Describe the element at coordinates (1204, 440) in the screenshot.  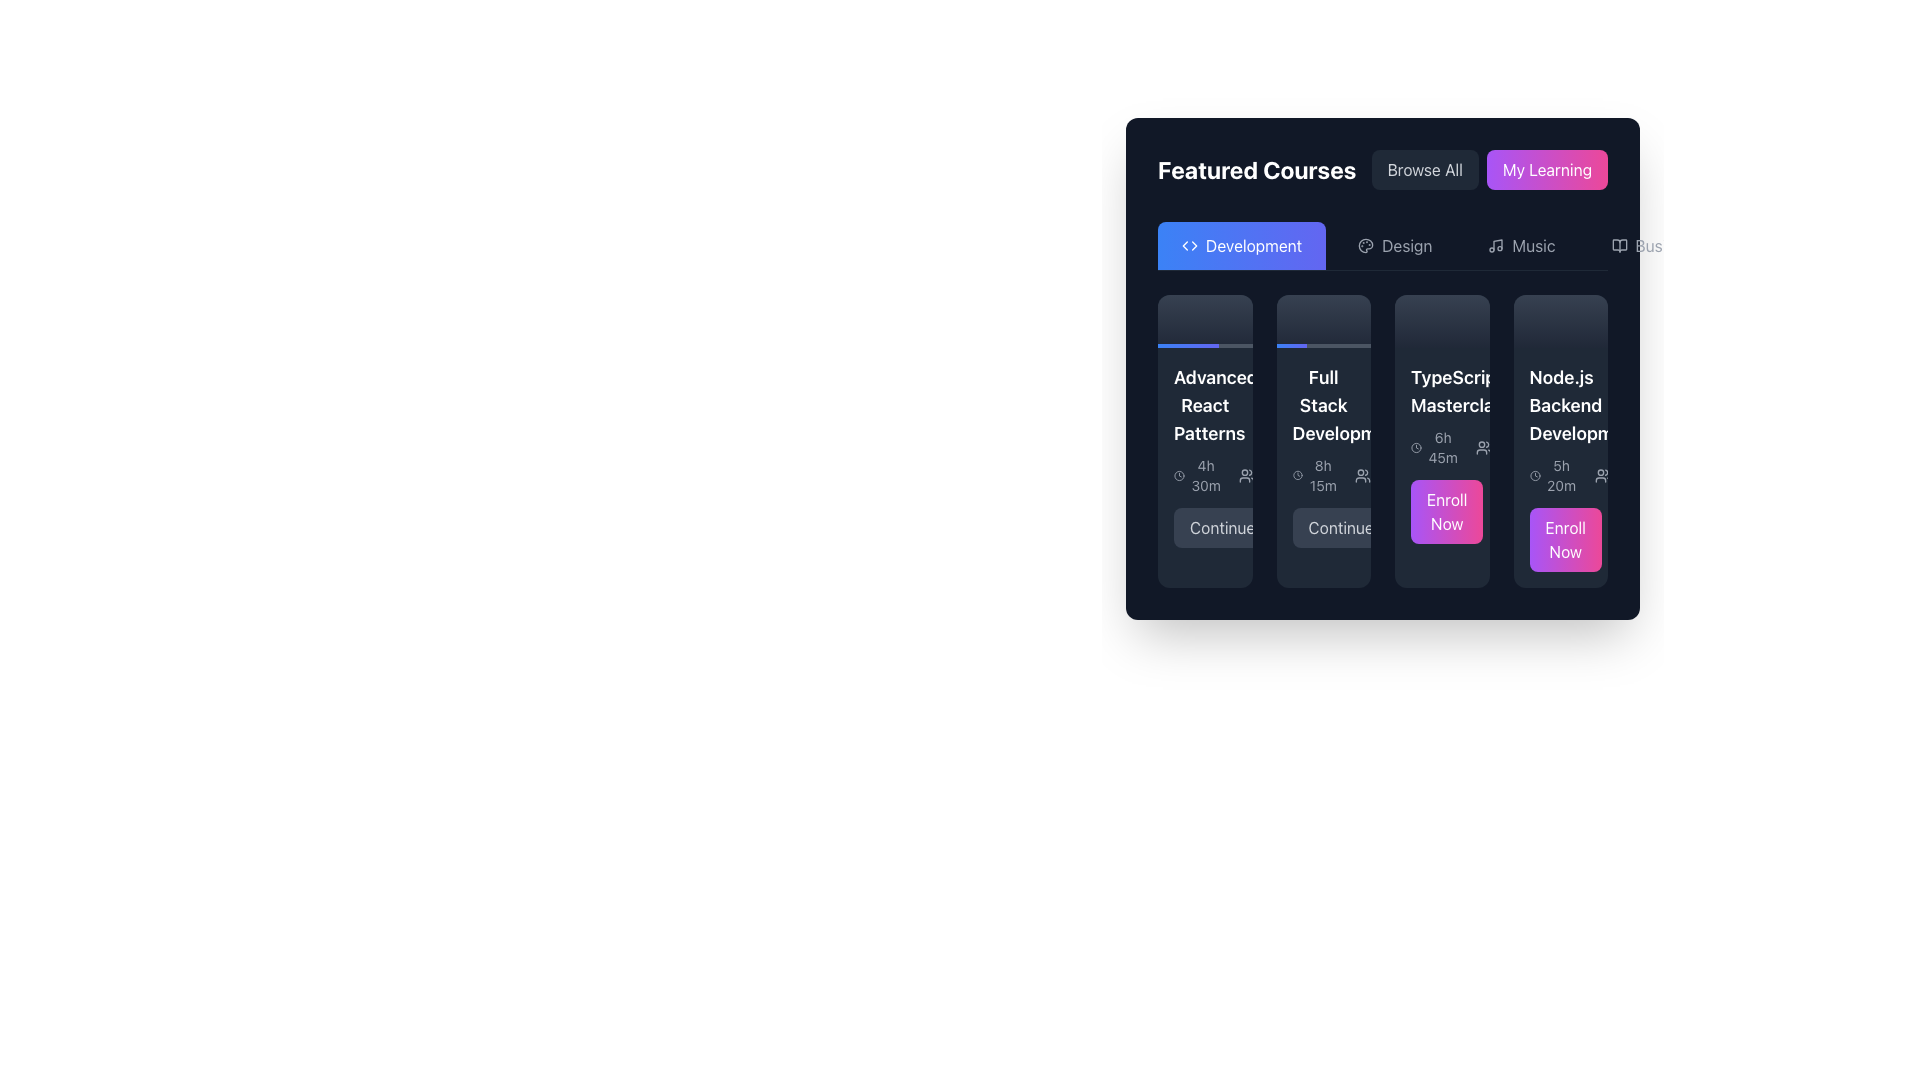
I see `the Course Overview Card located in the upper-left corner of the grid` at that location.